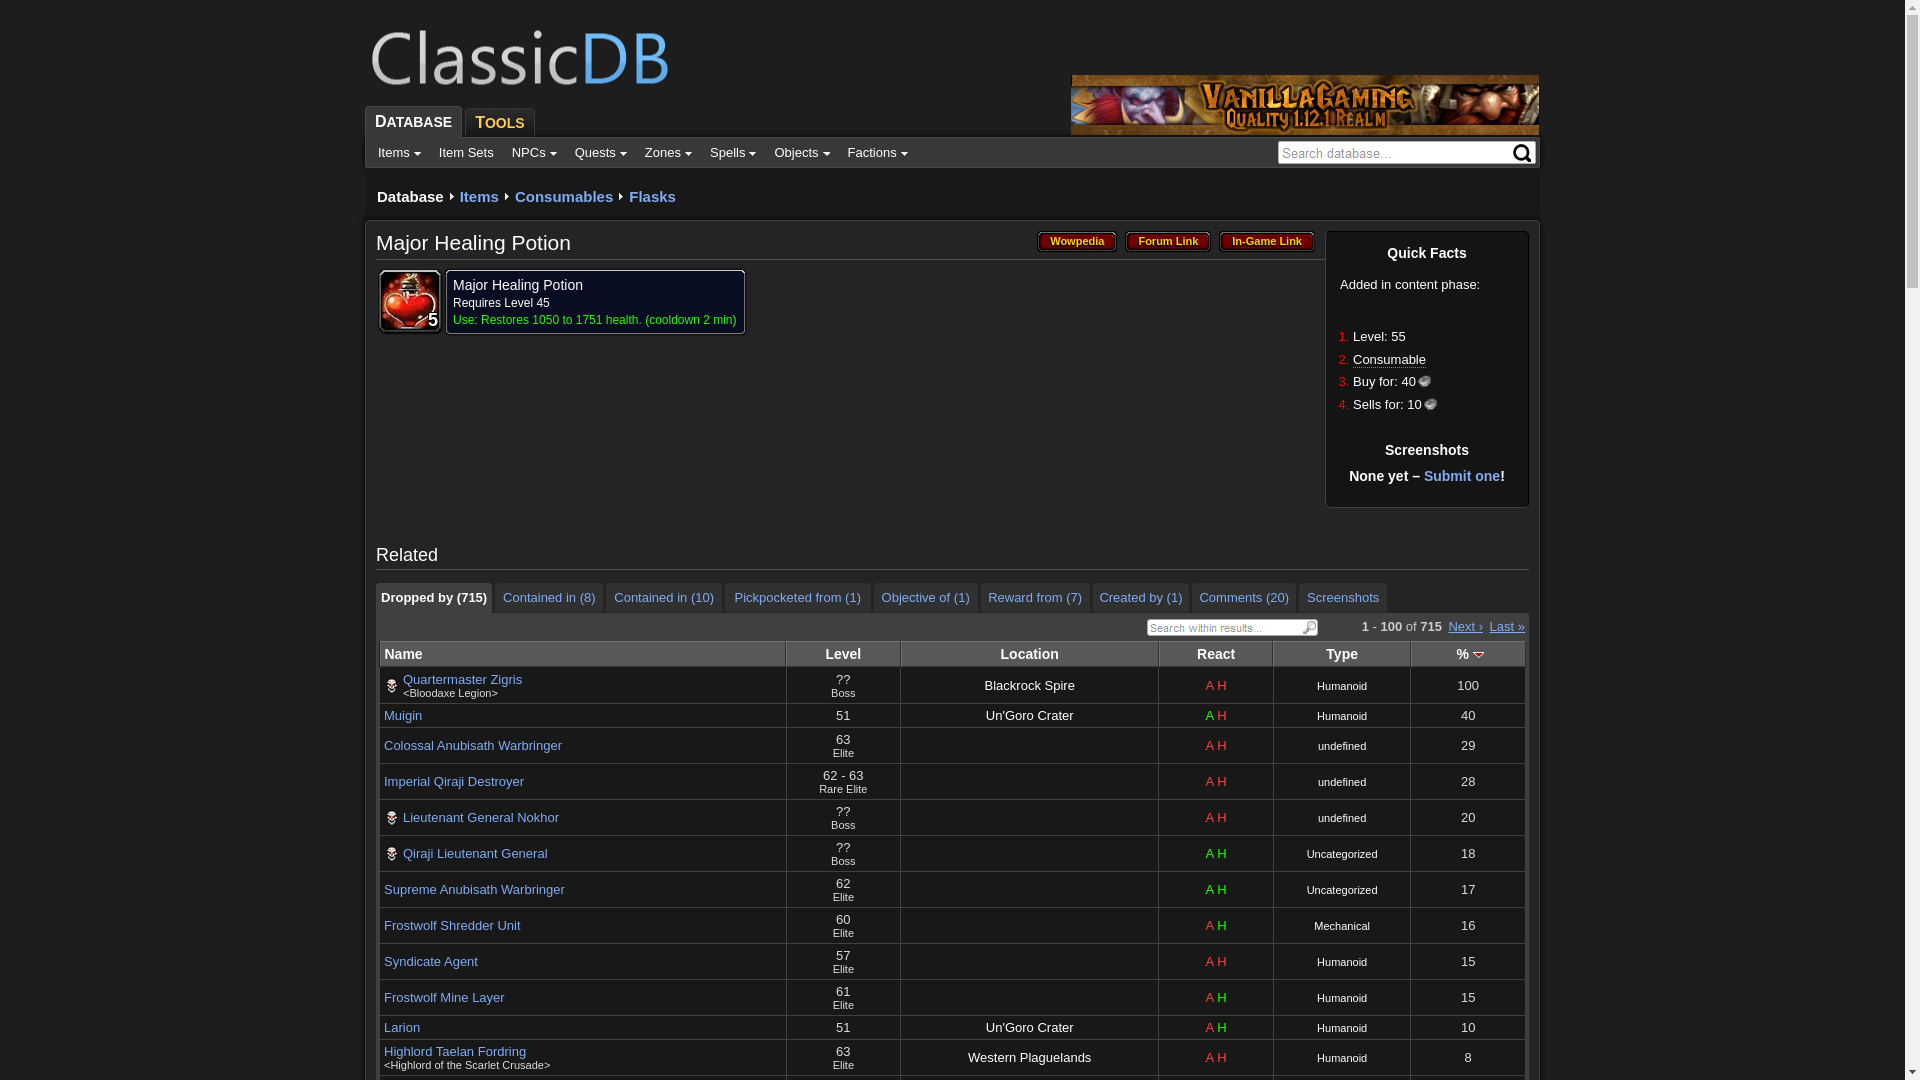 The image size is (1920, 1080). I want to click on 'Comments (20)', so click(1242, 596).